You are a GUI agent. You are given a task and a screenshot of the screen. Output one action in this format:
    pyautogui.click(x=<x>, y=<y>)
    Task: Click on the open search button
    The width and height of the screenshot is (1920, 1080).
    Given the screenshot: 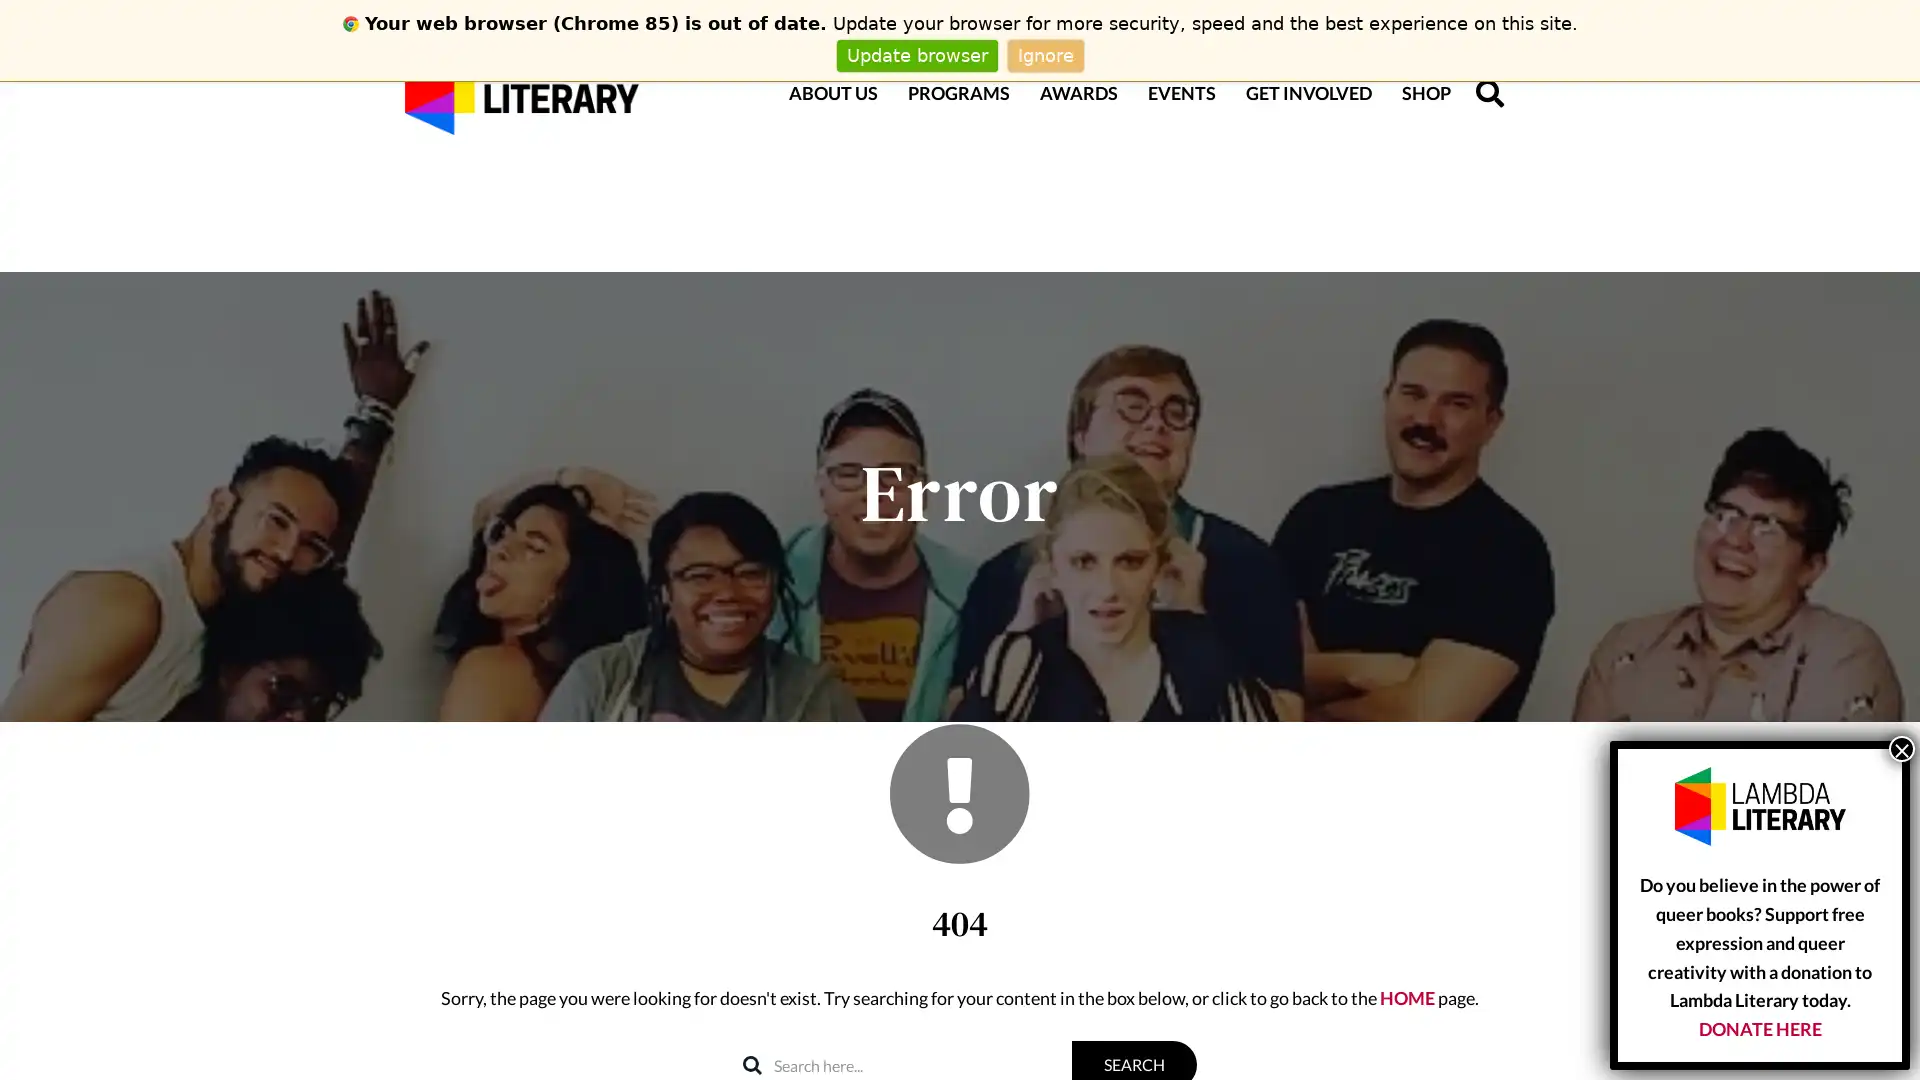 What is the action you would take?
    pyautogui.click(x=1489, y=92)
    